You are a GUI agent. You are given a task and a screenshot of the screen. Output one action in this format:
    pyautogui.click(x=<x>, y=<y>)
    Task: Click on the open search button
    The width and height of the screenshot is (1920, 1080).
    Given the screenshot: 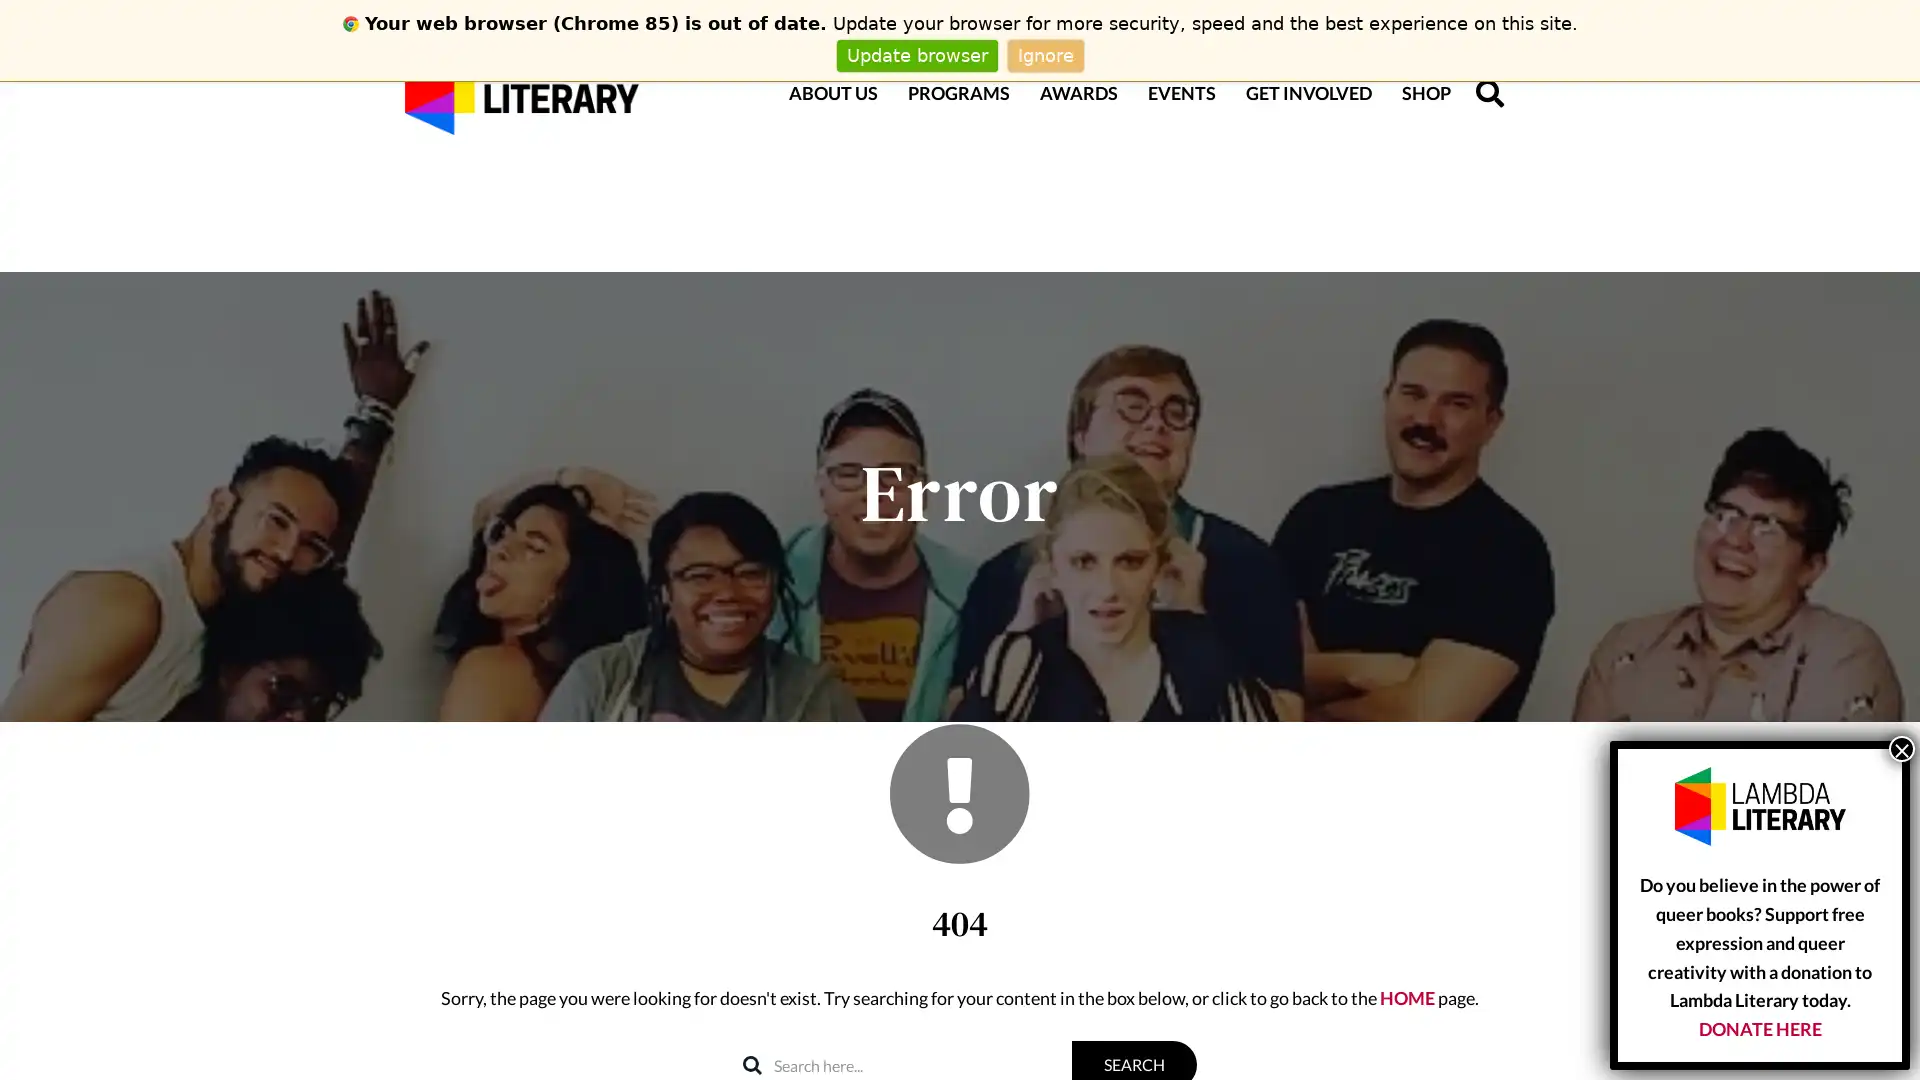 What is the action you would take?
    pyautogui.click(x=1489, y=92)
    